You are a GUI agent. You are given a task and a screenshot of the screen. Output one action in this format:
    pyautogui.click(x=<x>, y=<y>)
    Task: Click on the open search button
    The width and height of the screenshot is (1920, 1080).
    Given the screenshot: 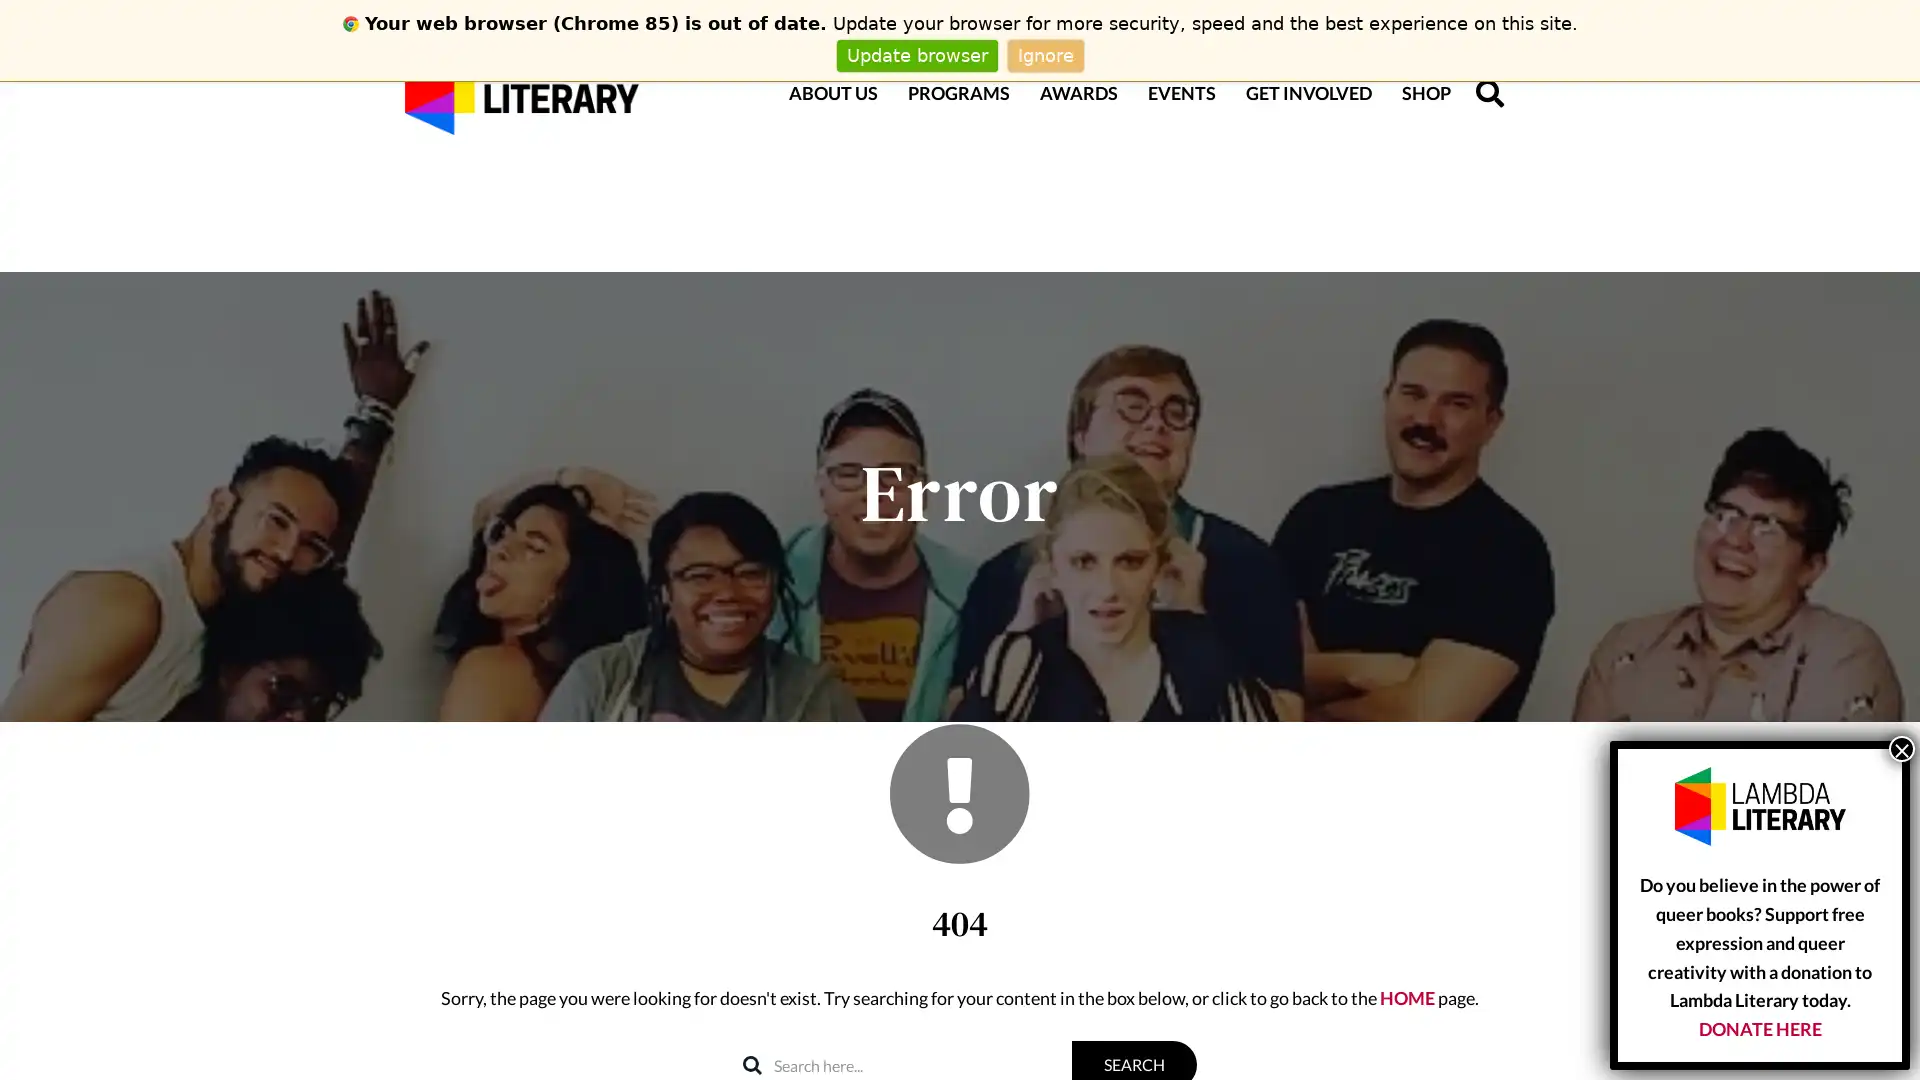 What is the action you would take?
    pyautogui.click(x=1489, y=92)
    